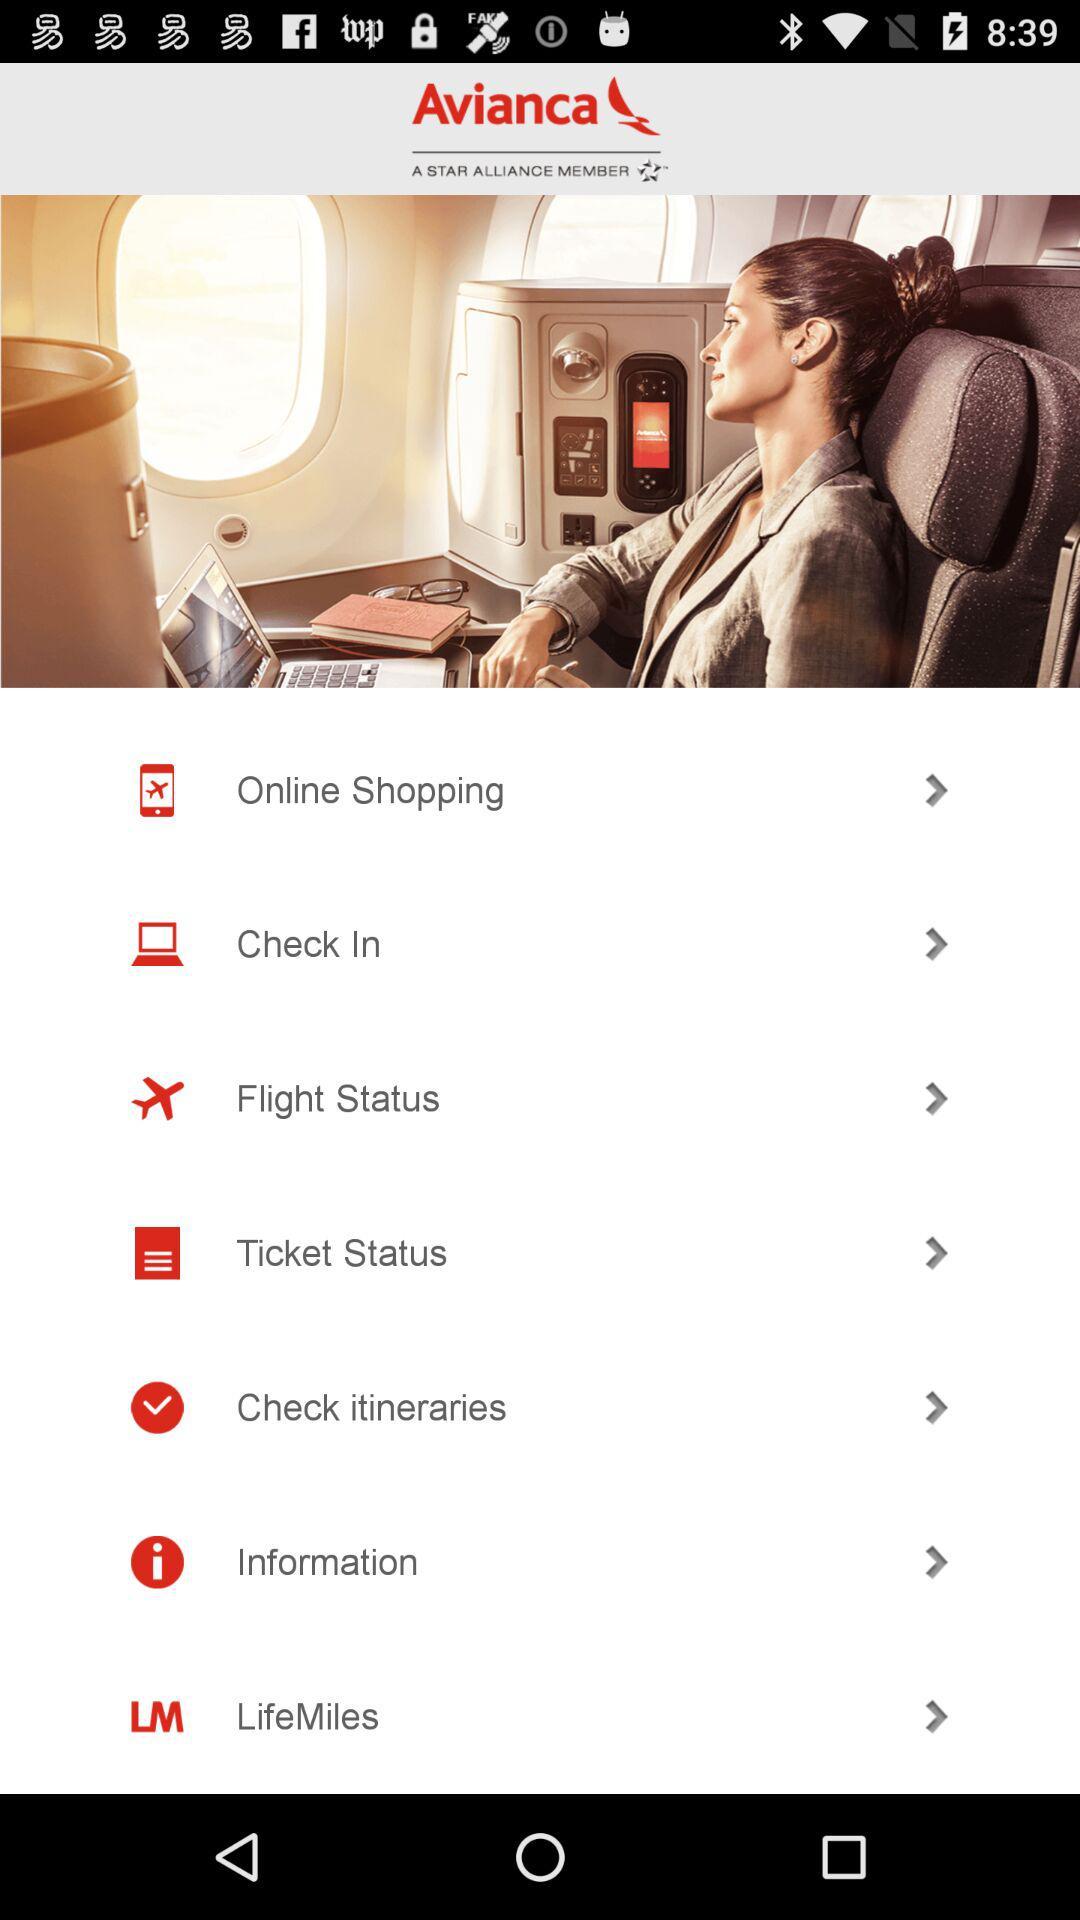 This screenshot has width=1080, height=1920. I want to click on icon on the right side of online shopping, so click(937, 789).